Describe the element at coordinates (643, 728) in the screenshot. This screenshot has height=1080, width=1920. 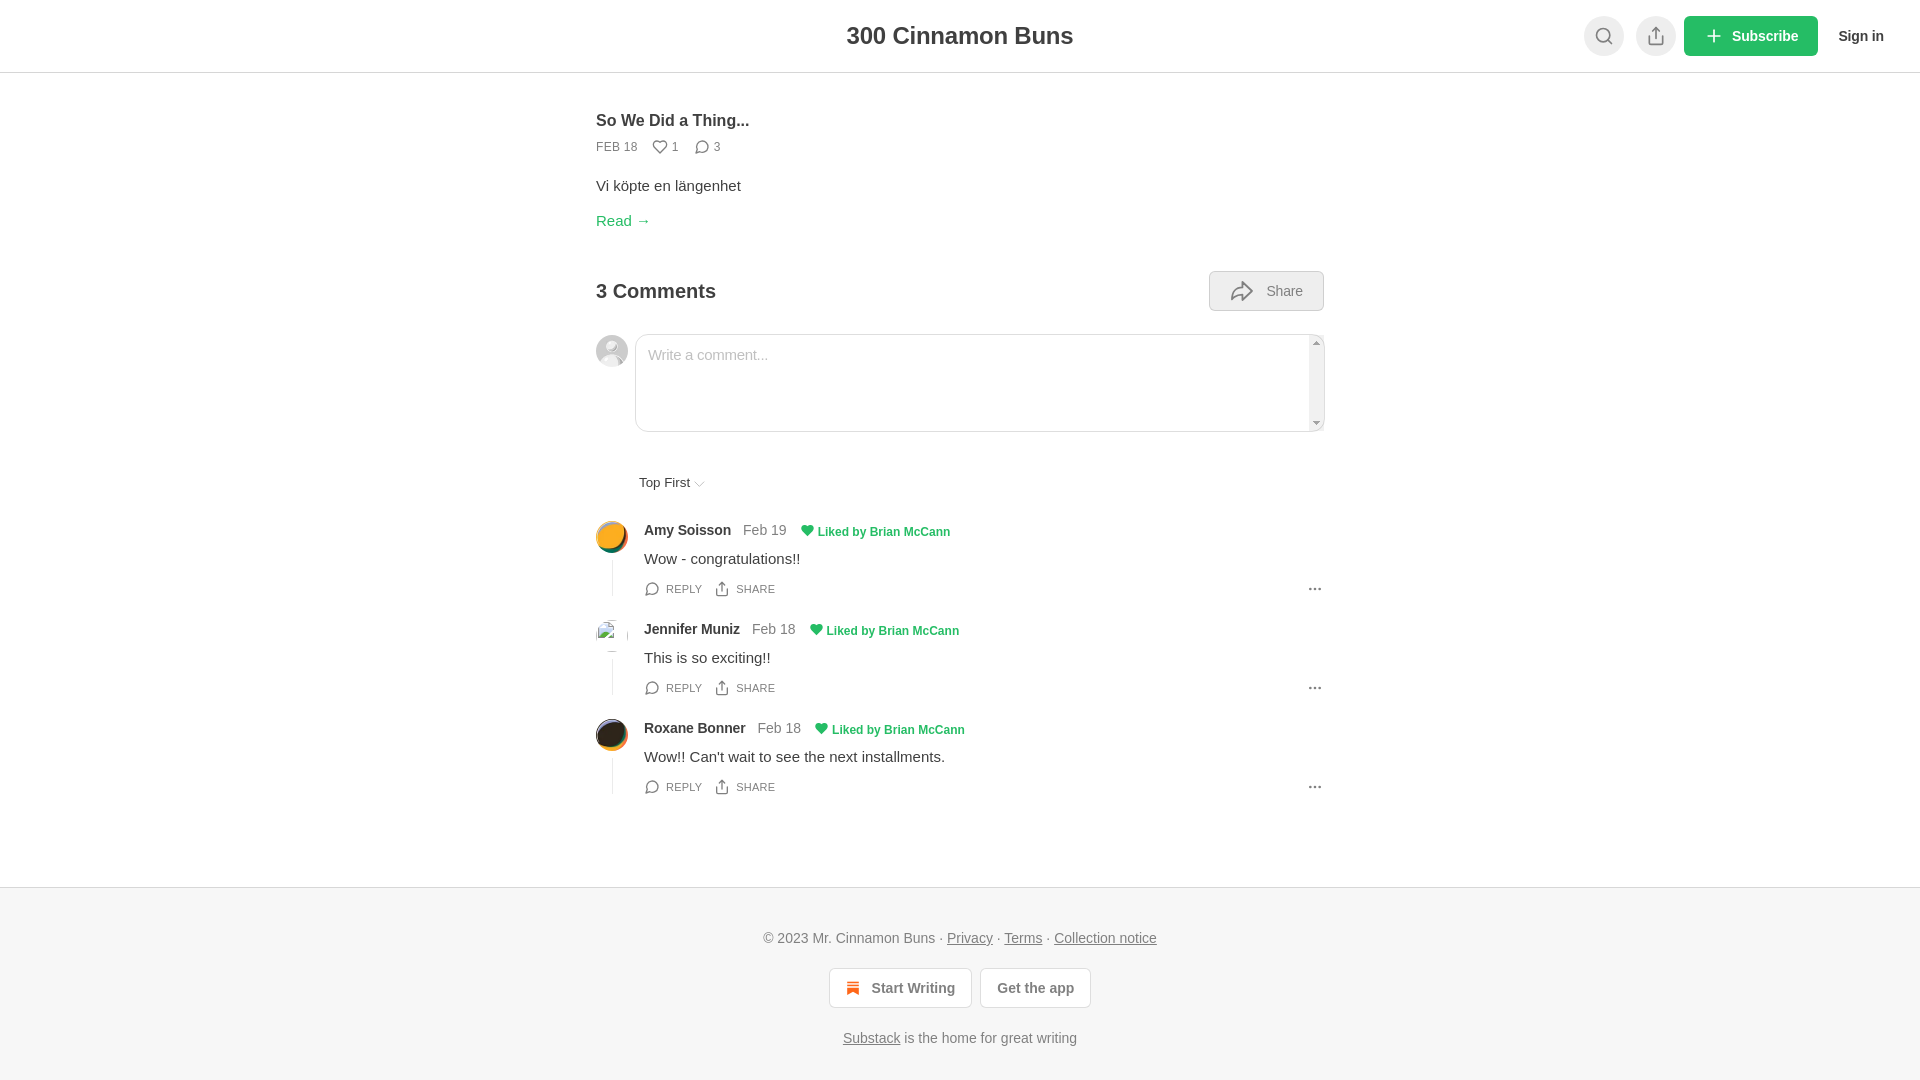
I see `'Roxane Bonner'` at that location.